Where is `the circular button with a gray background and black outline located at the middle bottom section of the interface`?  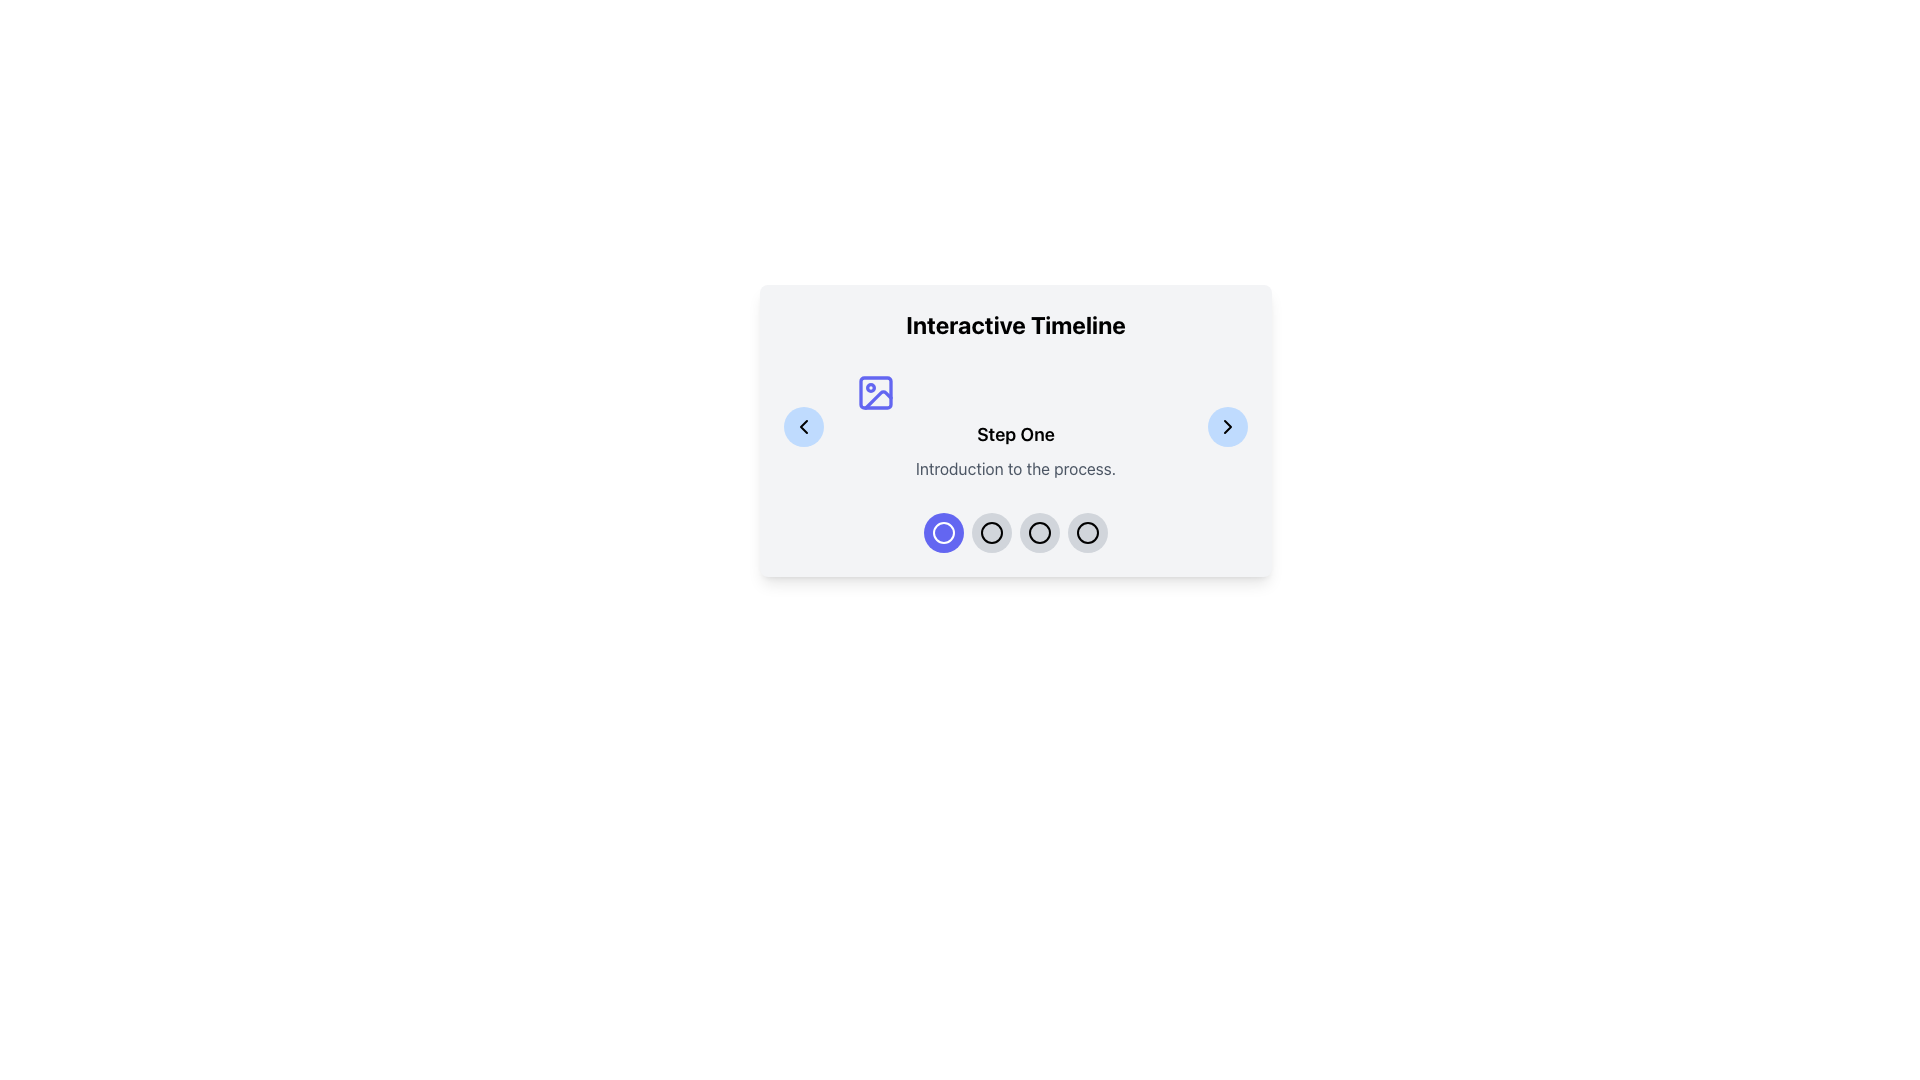 the circular button with a gray background and black outline located at the middle bottom section of the interface is located at coordinates (992, 531).